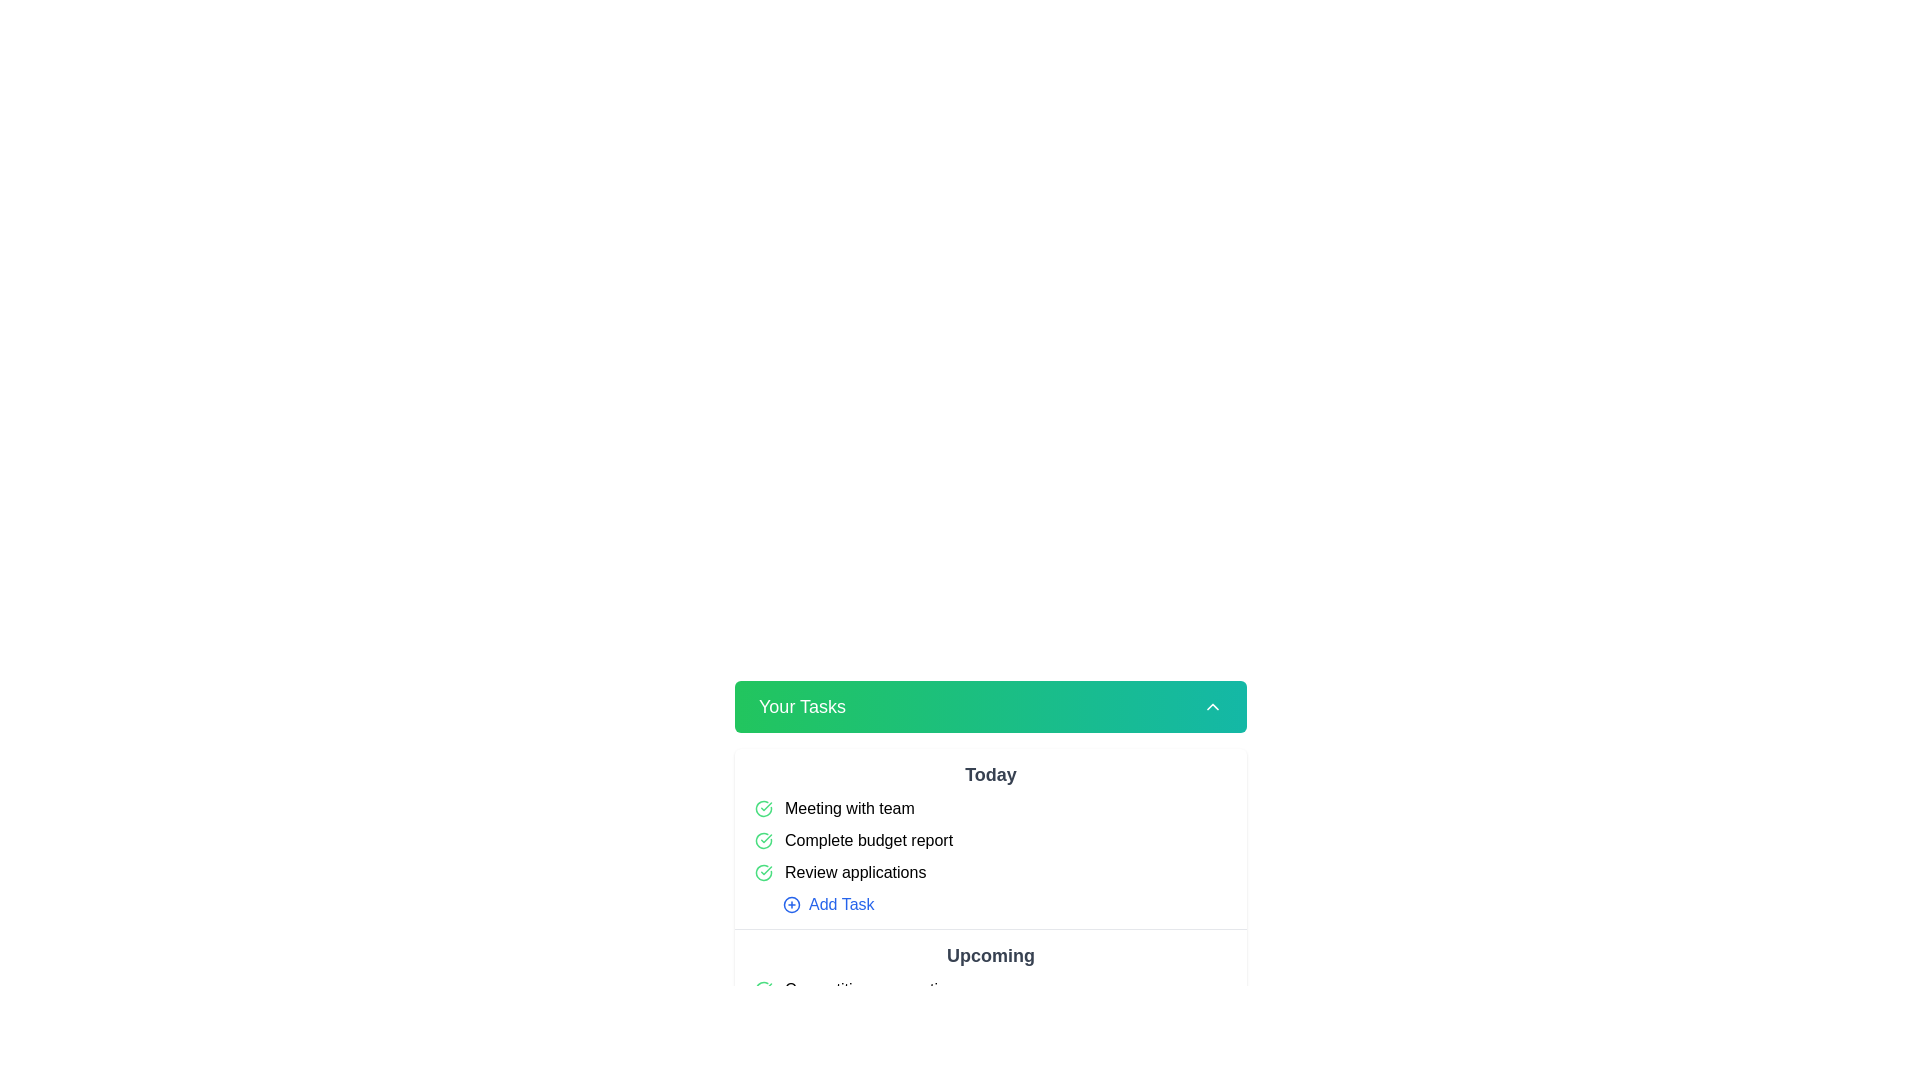 Image resolution: width=1920 pixels, height=1080 pixels. I want to click on the text label representing the completed task 'Review applications' in the task manager interface, so click(855, 871).